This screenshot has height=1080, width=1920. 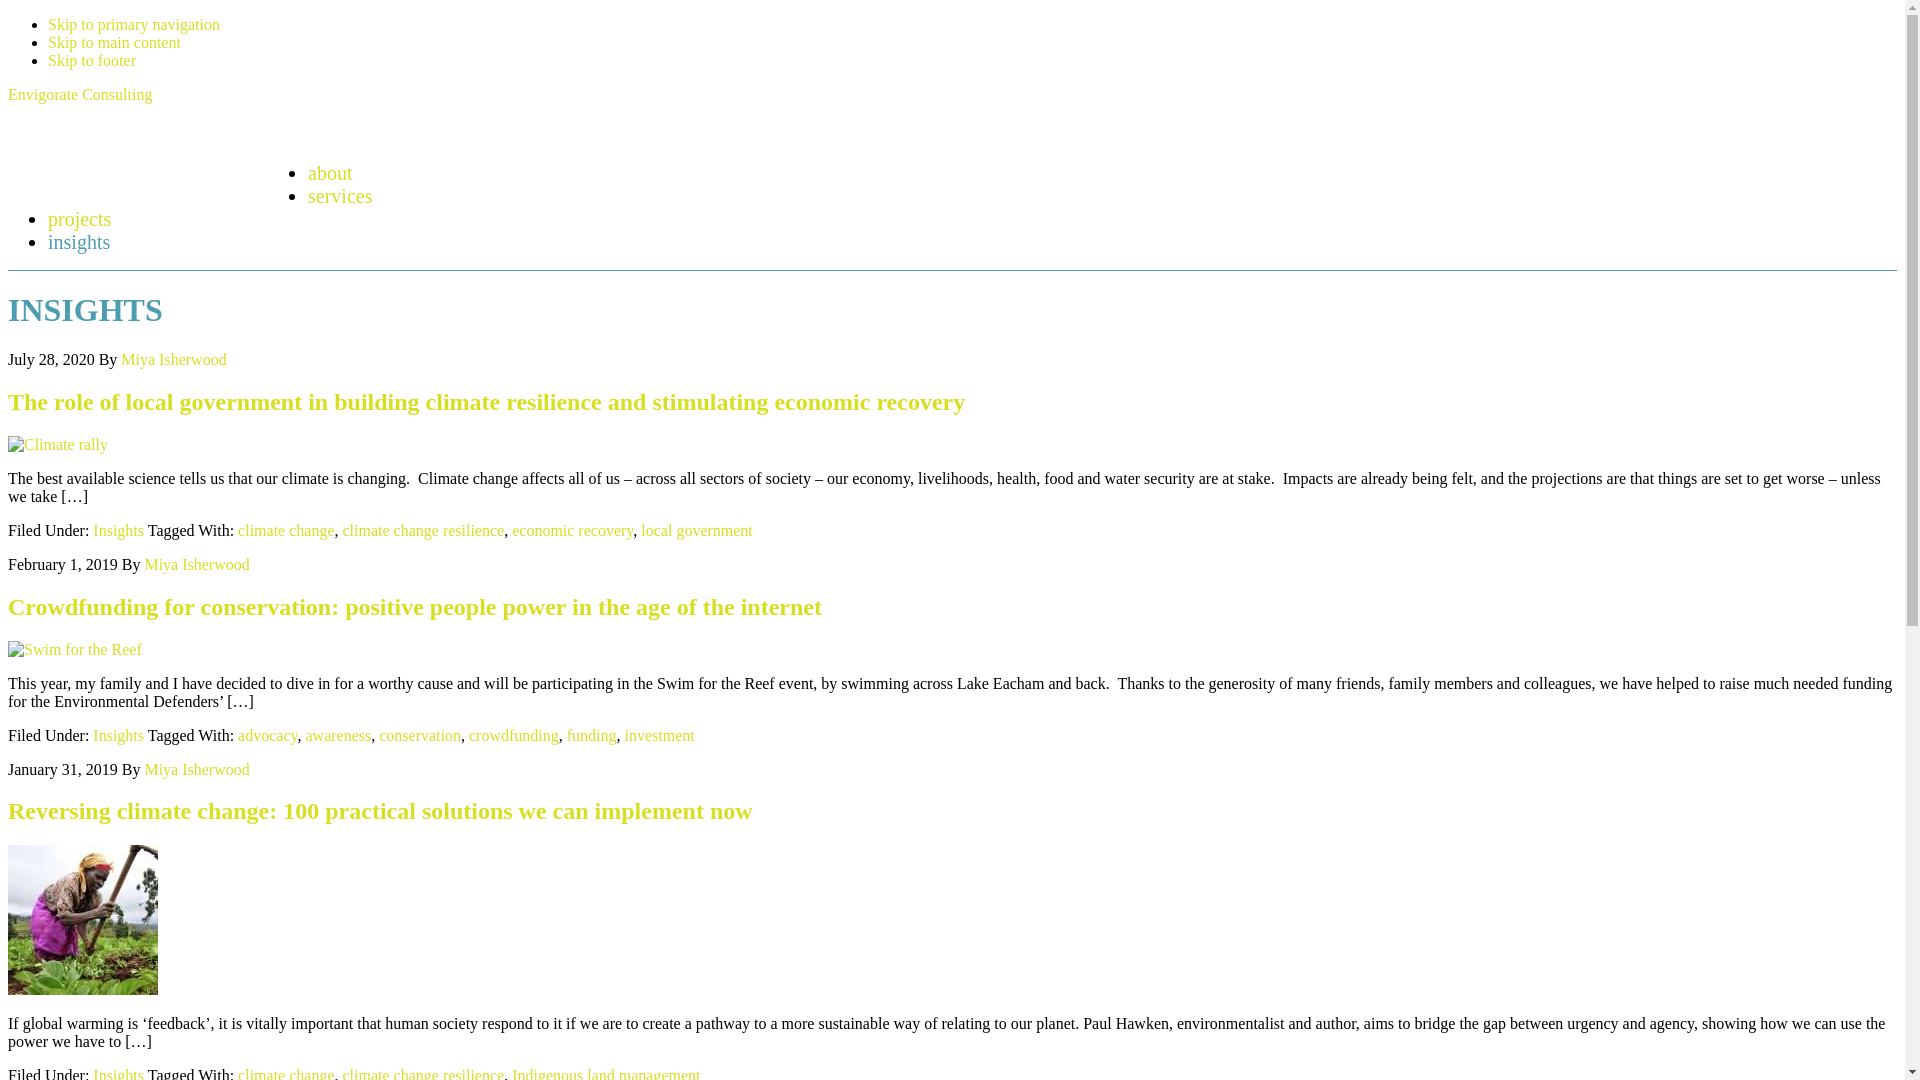 What do you see at coordinates (113, 42) in the screenshot?
I see `'Skip to main content'` at bounding box center [113, 42].